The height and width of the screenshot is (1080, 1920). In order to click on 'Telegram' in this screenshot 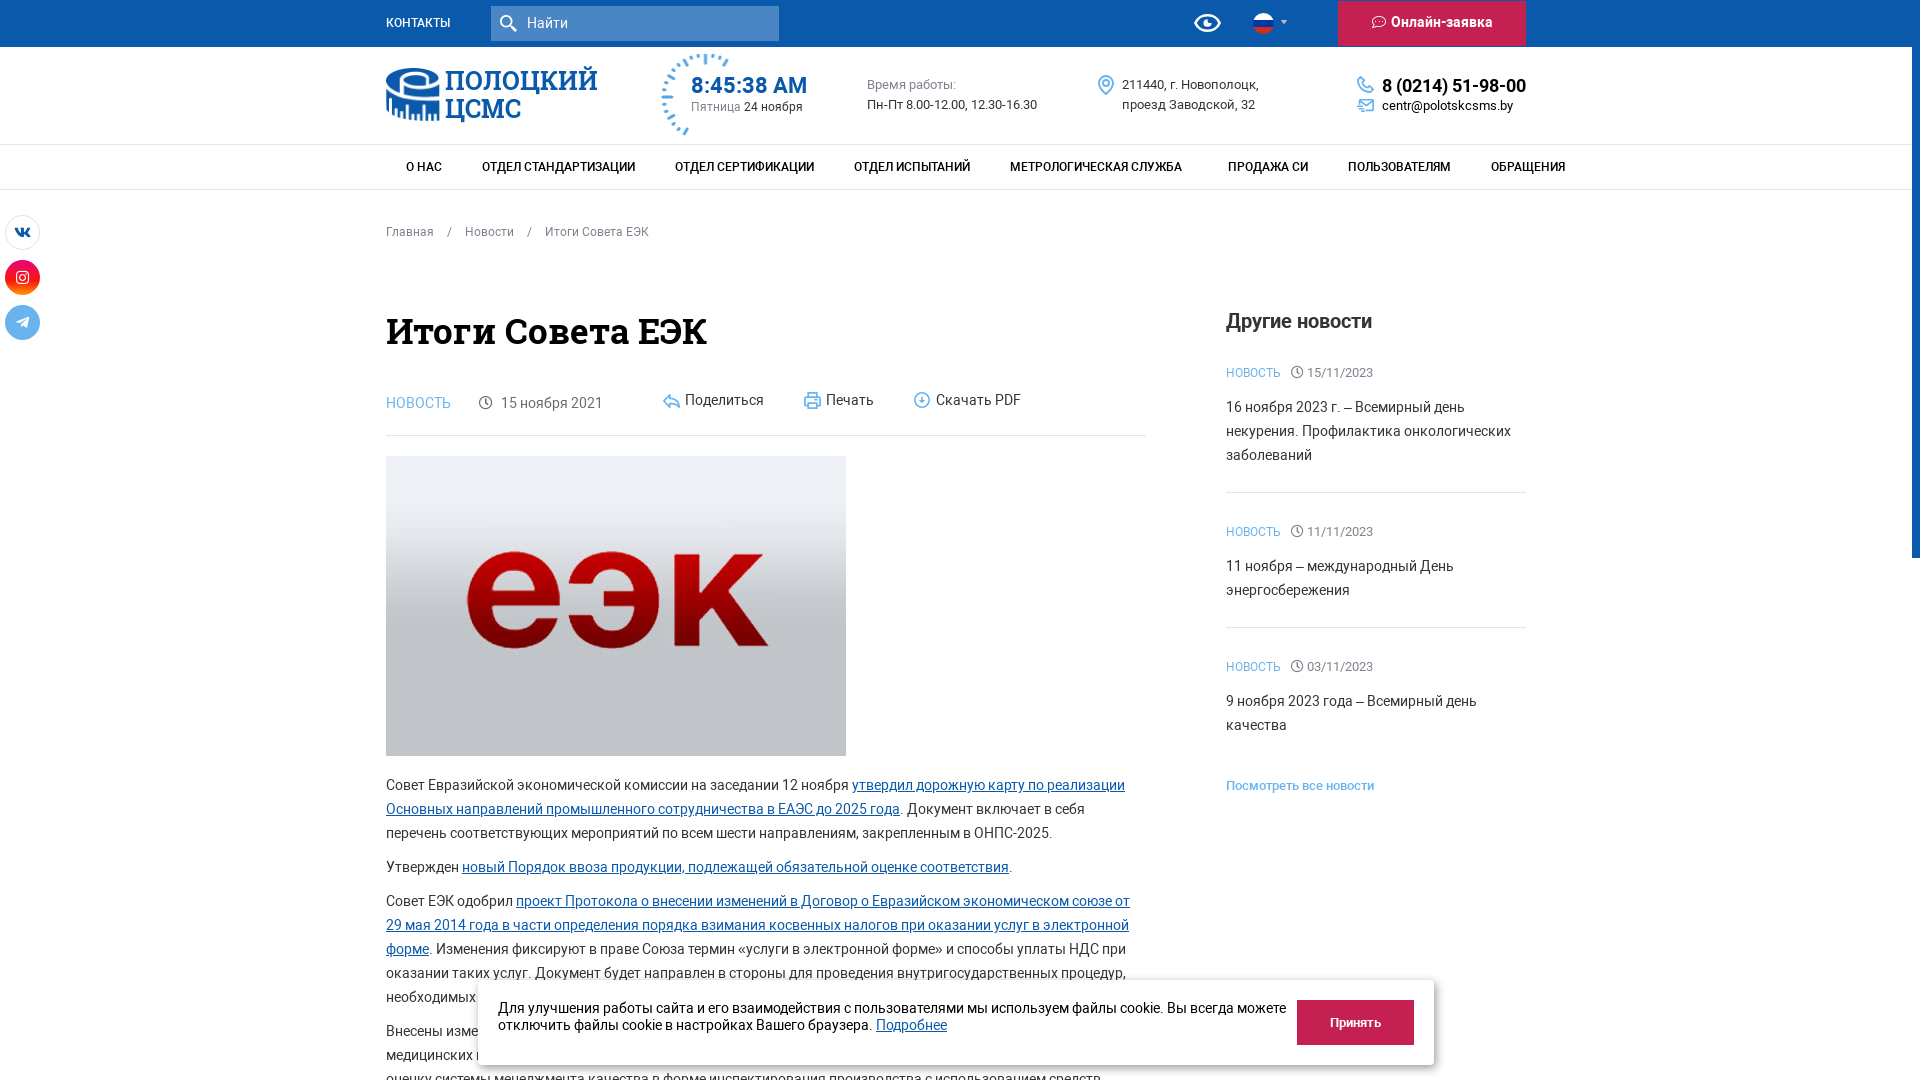, I will do `click(22, 321)`.